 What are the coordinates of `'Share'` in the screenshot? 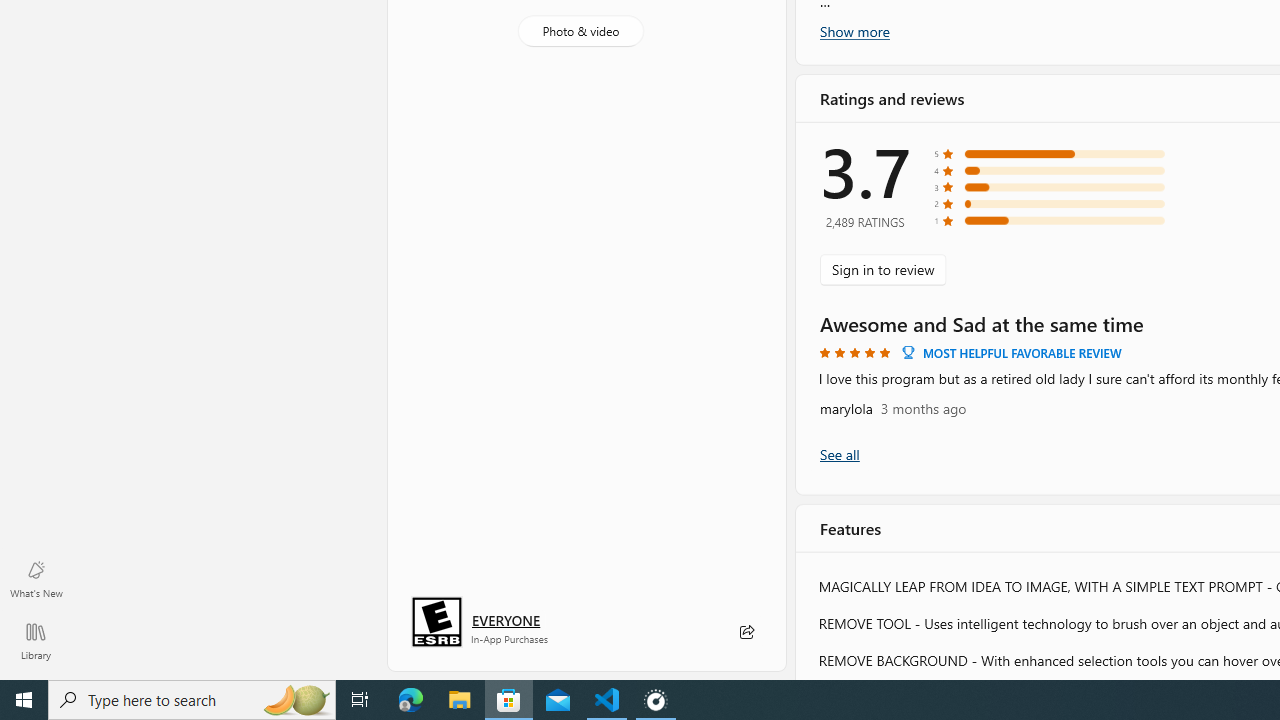 It's located at (745, 632).